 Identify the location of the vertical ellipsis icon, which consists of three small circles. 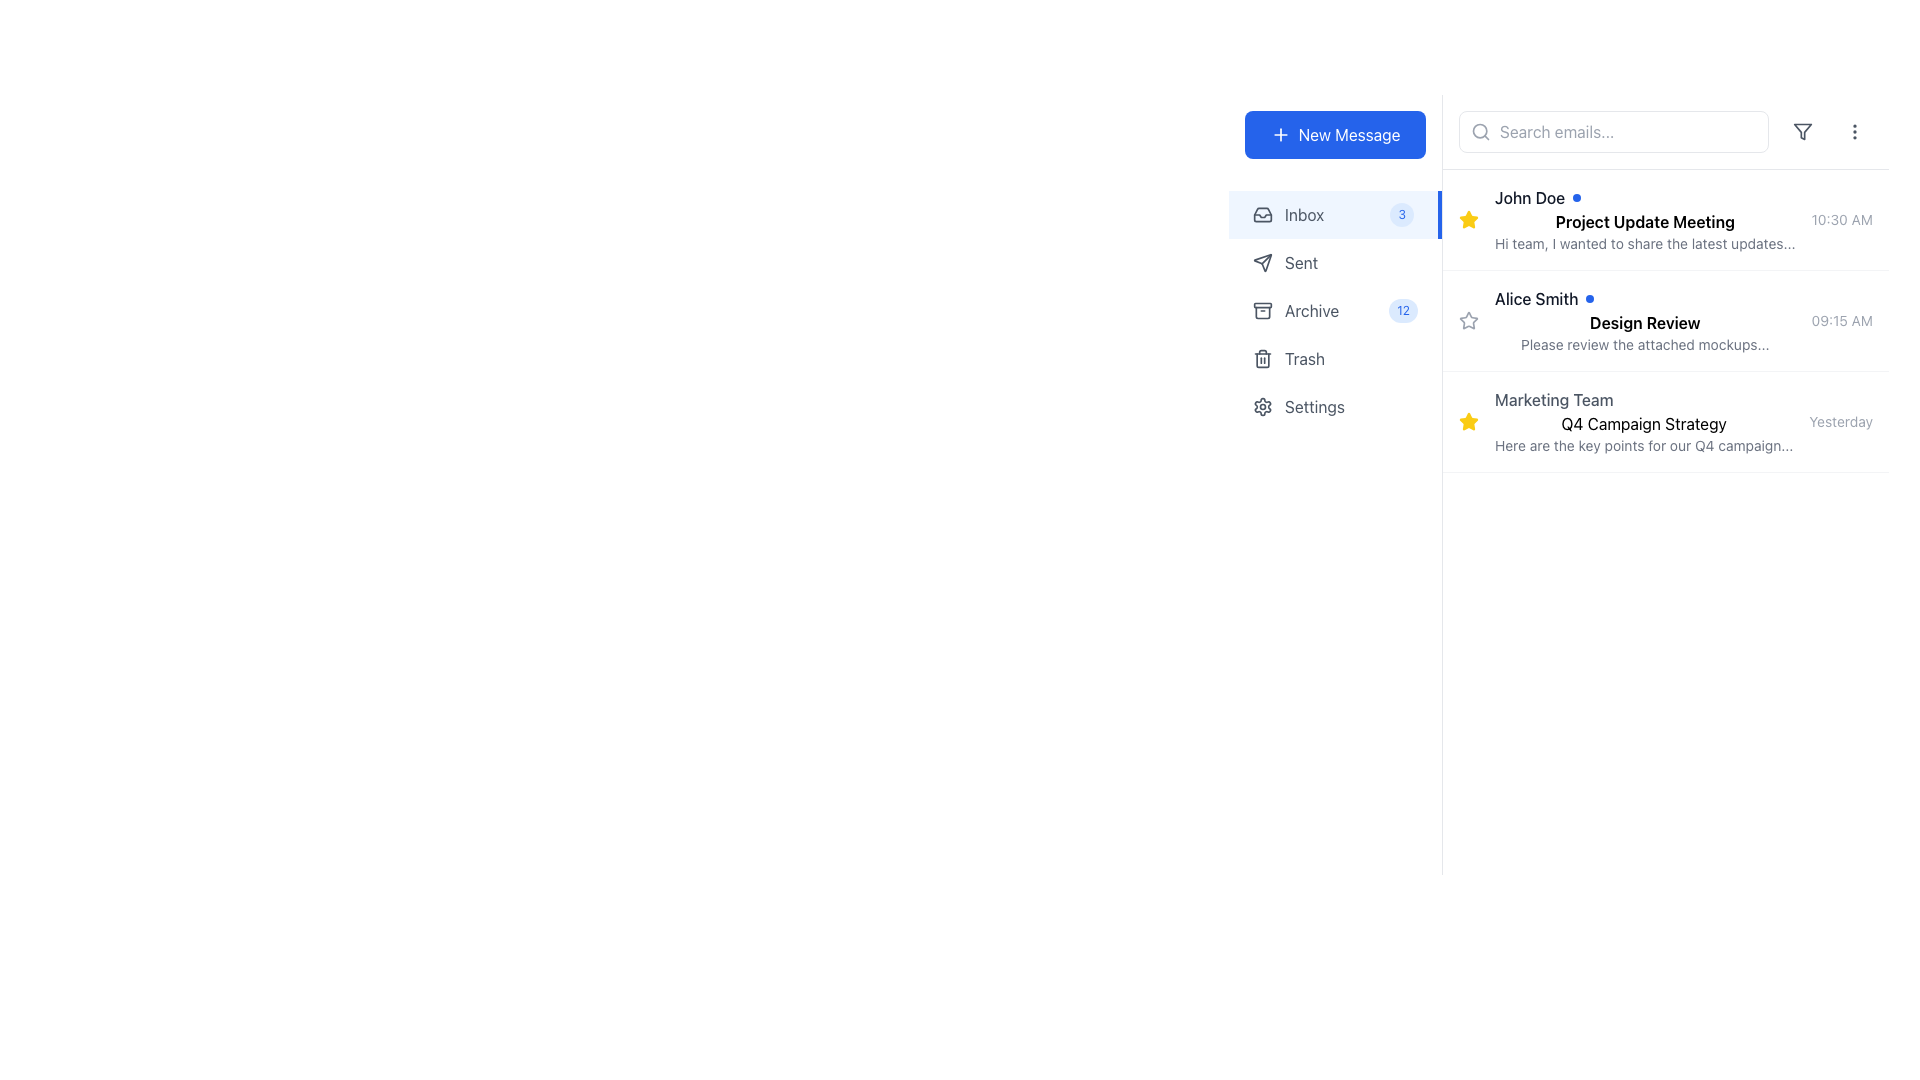
(1853, 131).